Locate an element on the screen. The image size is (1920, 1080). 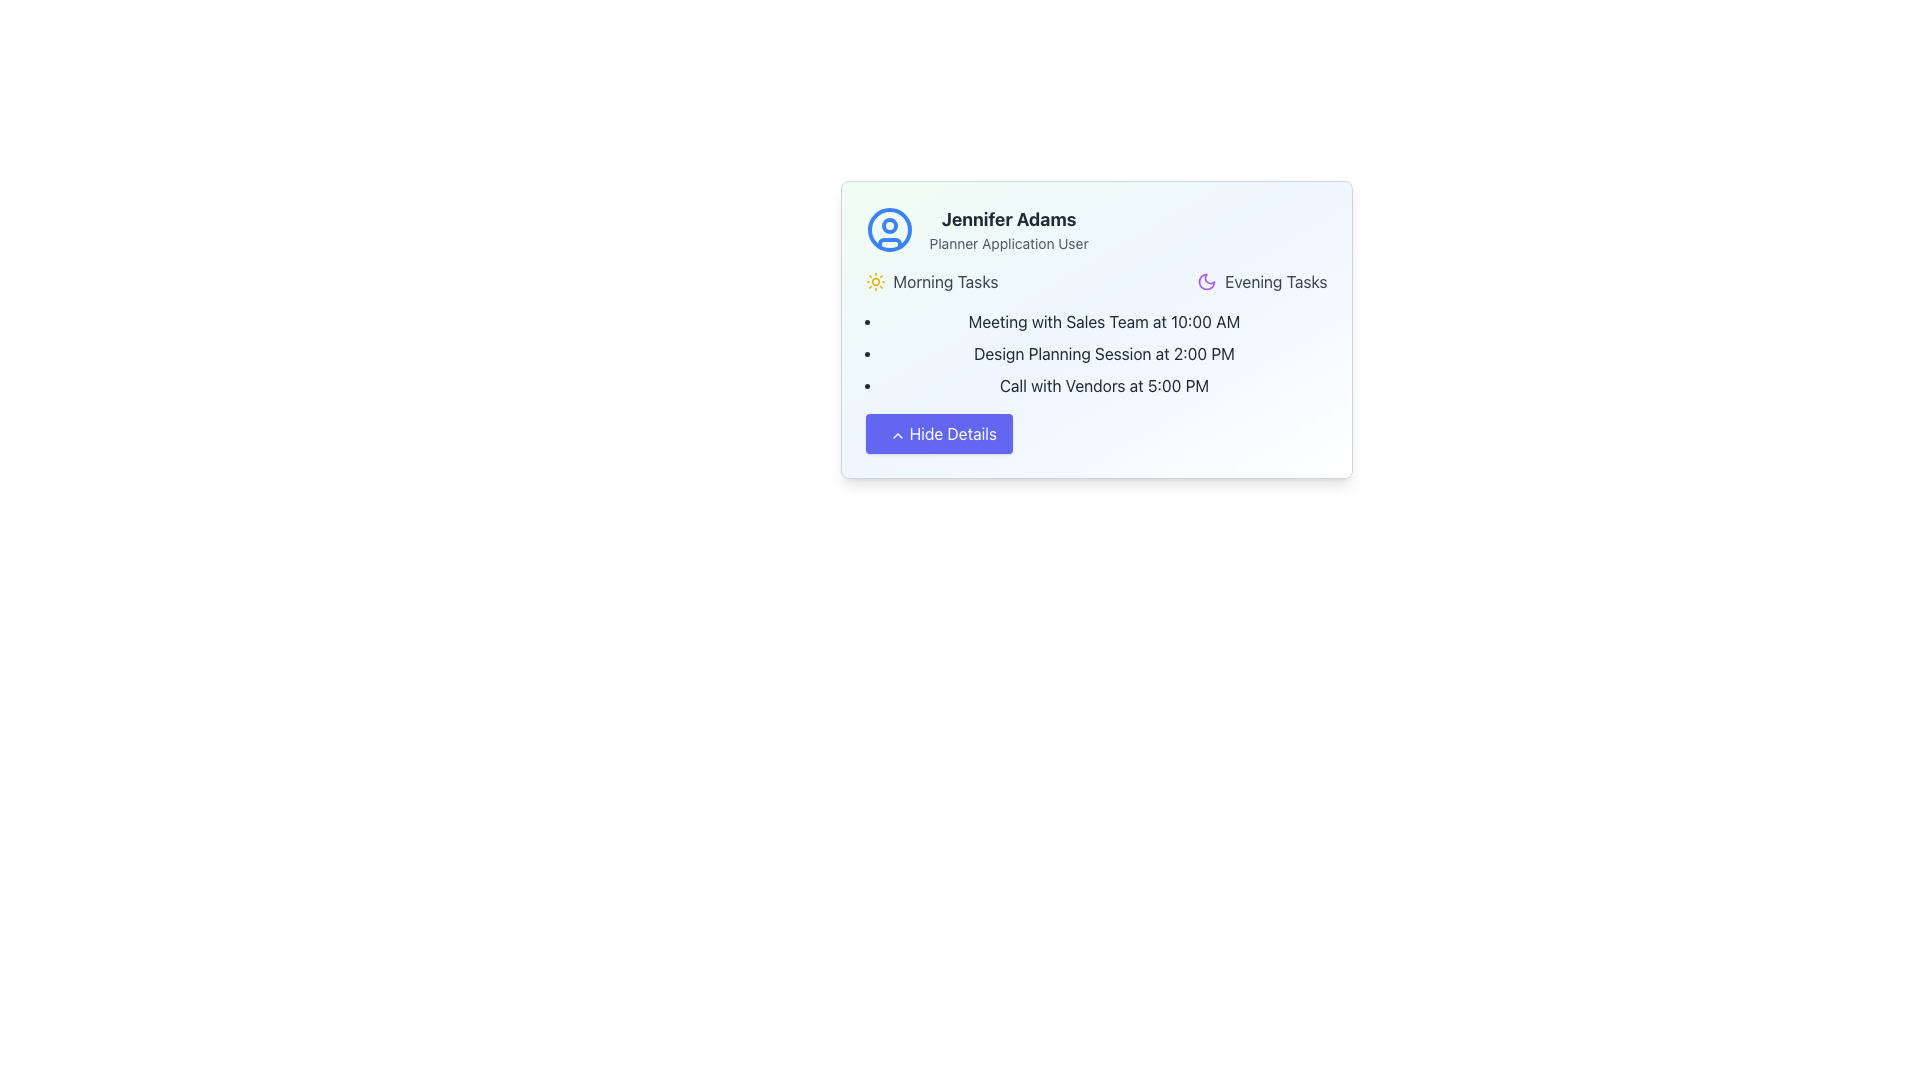
the 'Evening Tasks' label that visually separates and identifies evening-related tasks, located to the right of the 'Morning Tasks' label is located at coordinates (1261, 281).